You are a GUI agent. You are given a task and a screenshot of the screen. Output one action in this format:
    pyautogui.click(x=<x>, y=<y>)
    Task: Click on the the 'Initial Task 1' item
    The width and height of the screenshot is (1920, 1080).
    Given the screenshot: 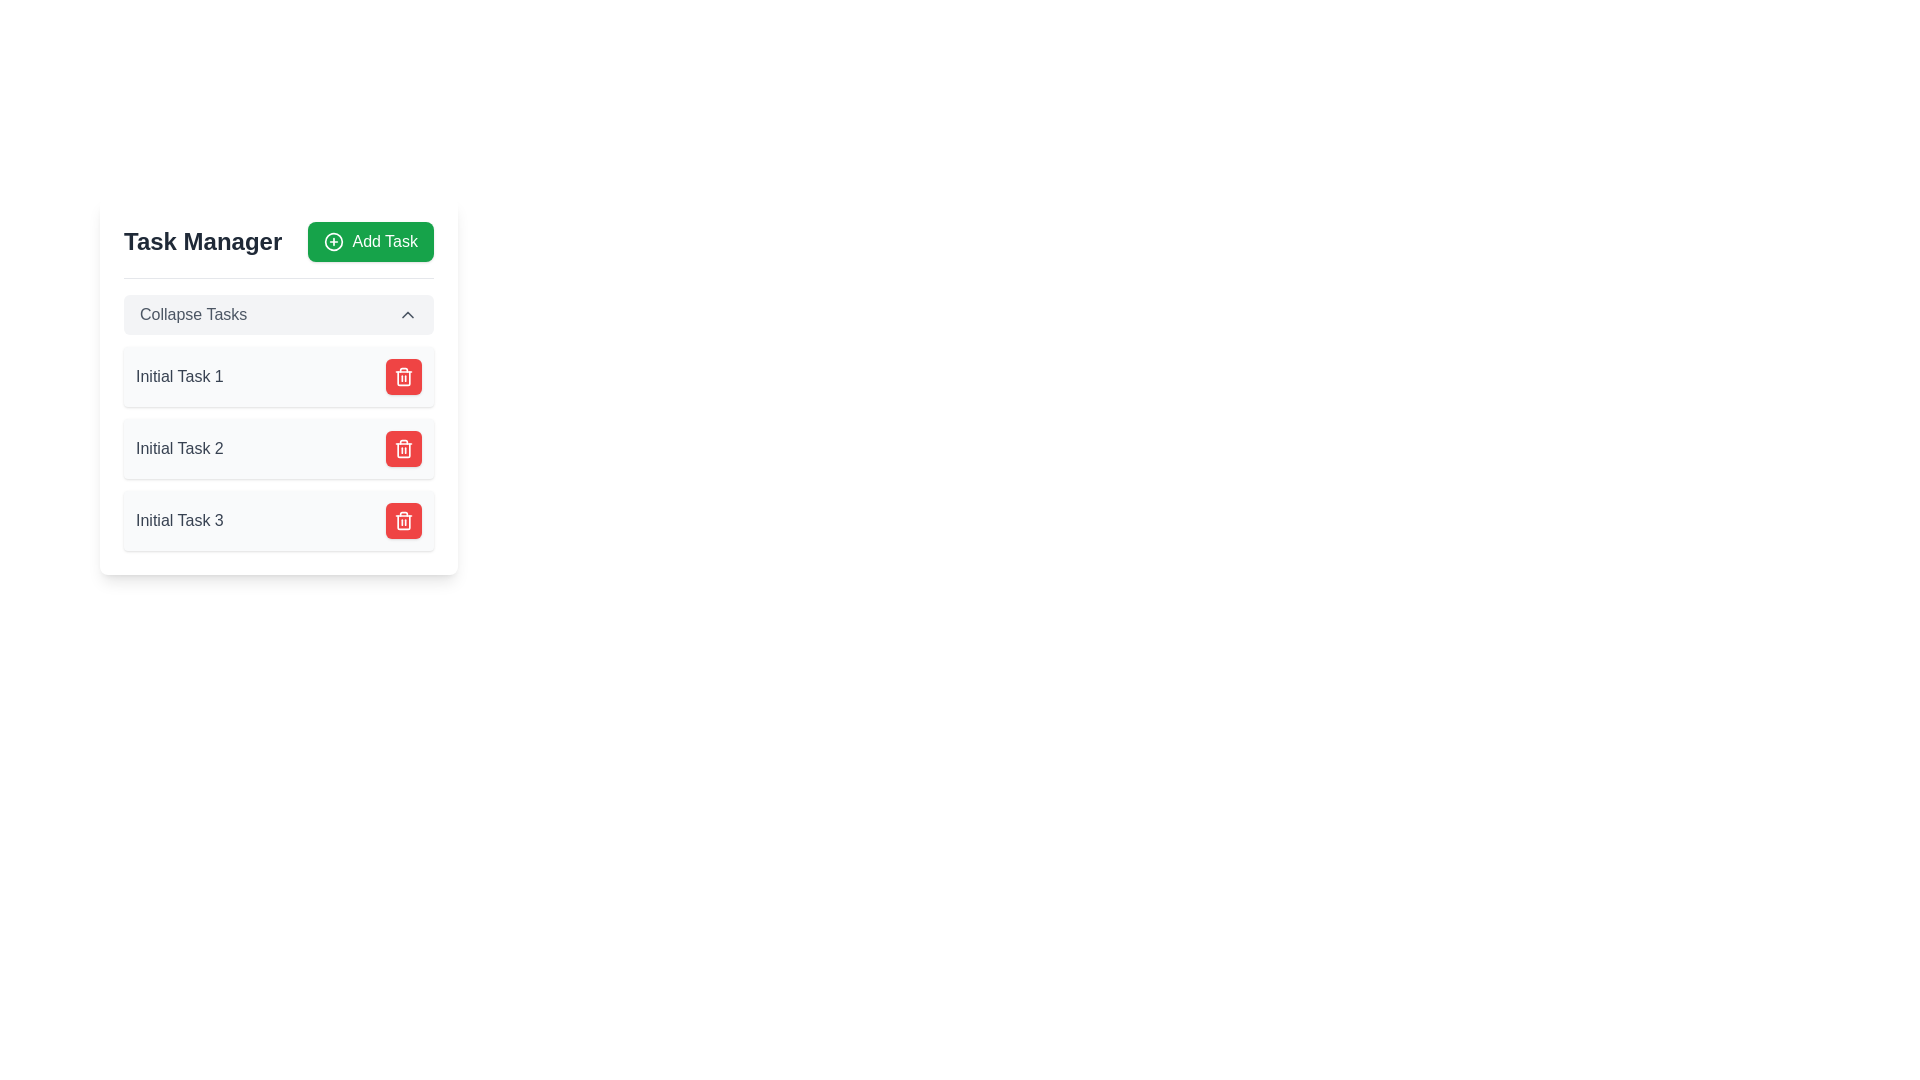 What is the action you would take?
    pyautogui.click(x=277, y=385)
    